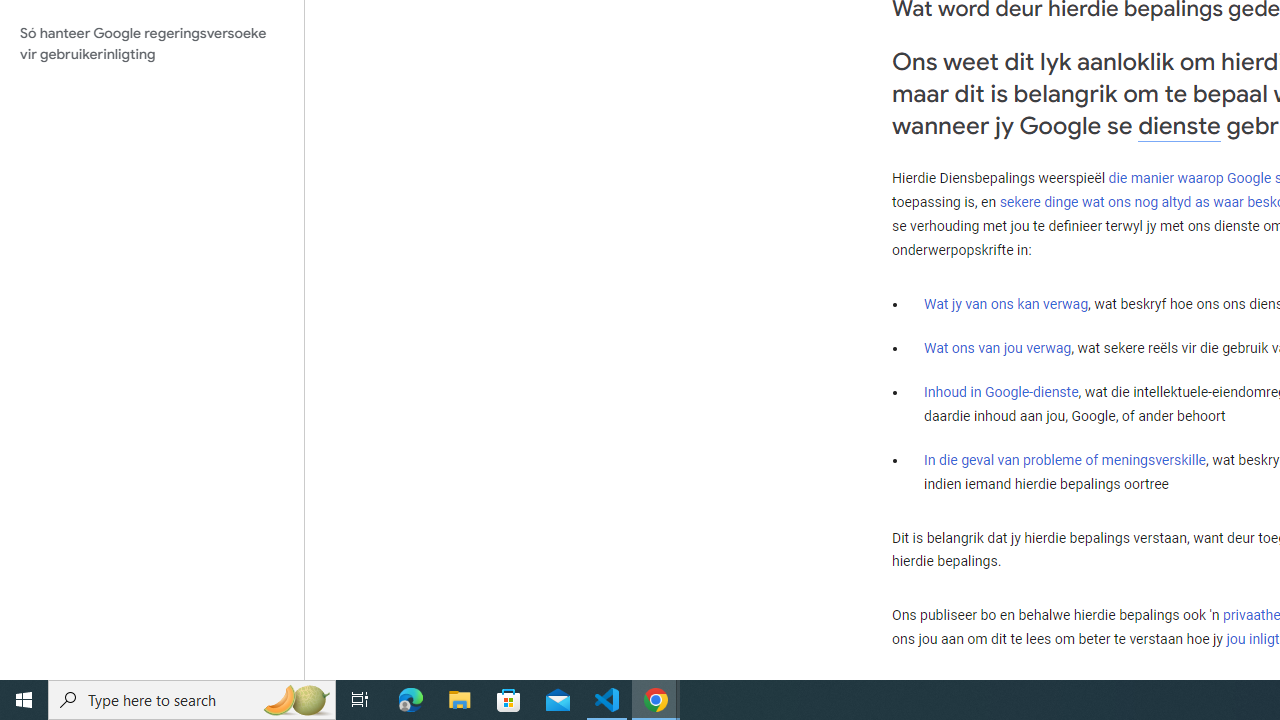 This screenshot has height=720, width=1280. What do you see at coordinates (998, 347) in the screenshot?
I see `'Wat ons van jou verwag'` at bounding box center [998, 347].